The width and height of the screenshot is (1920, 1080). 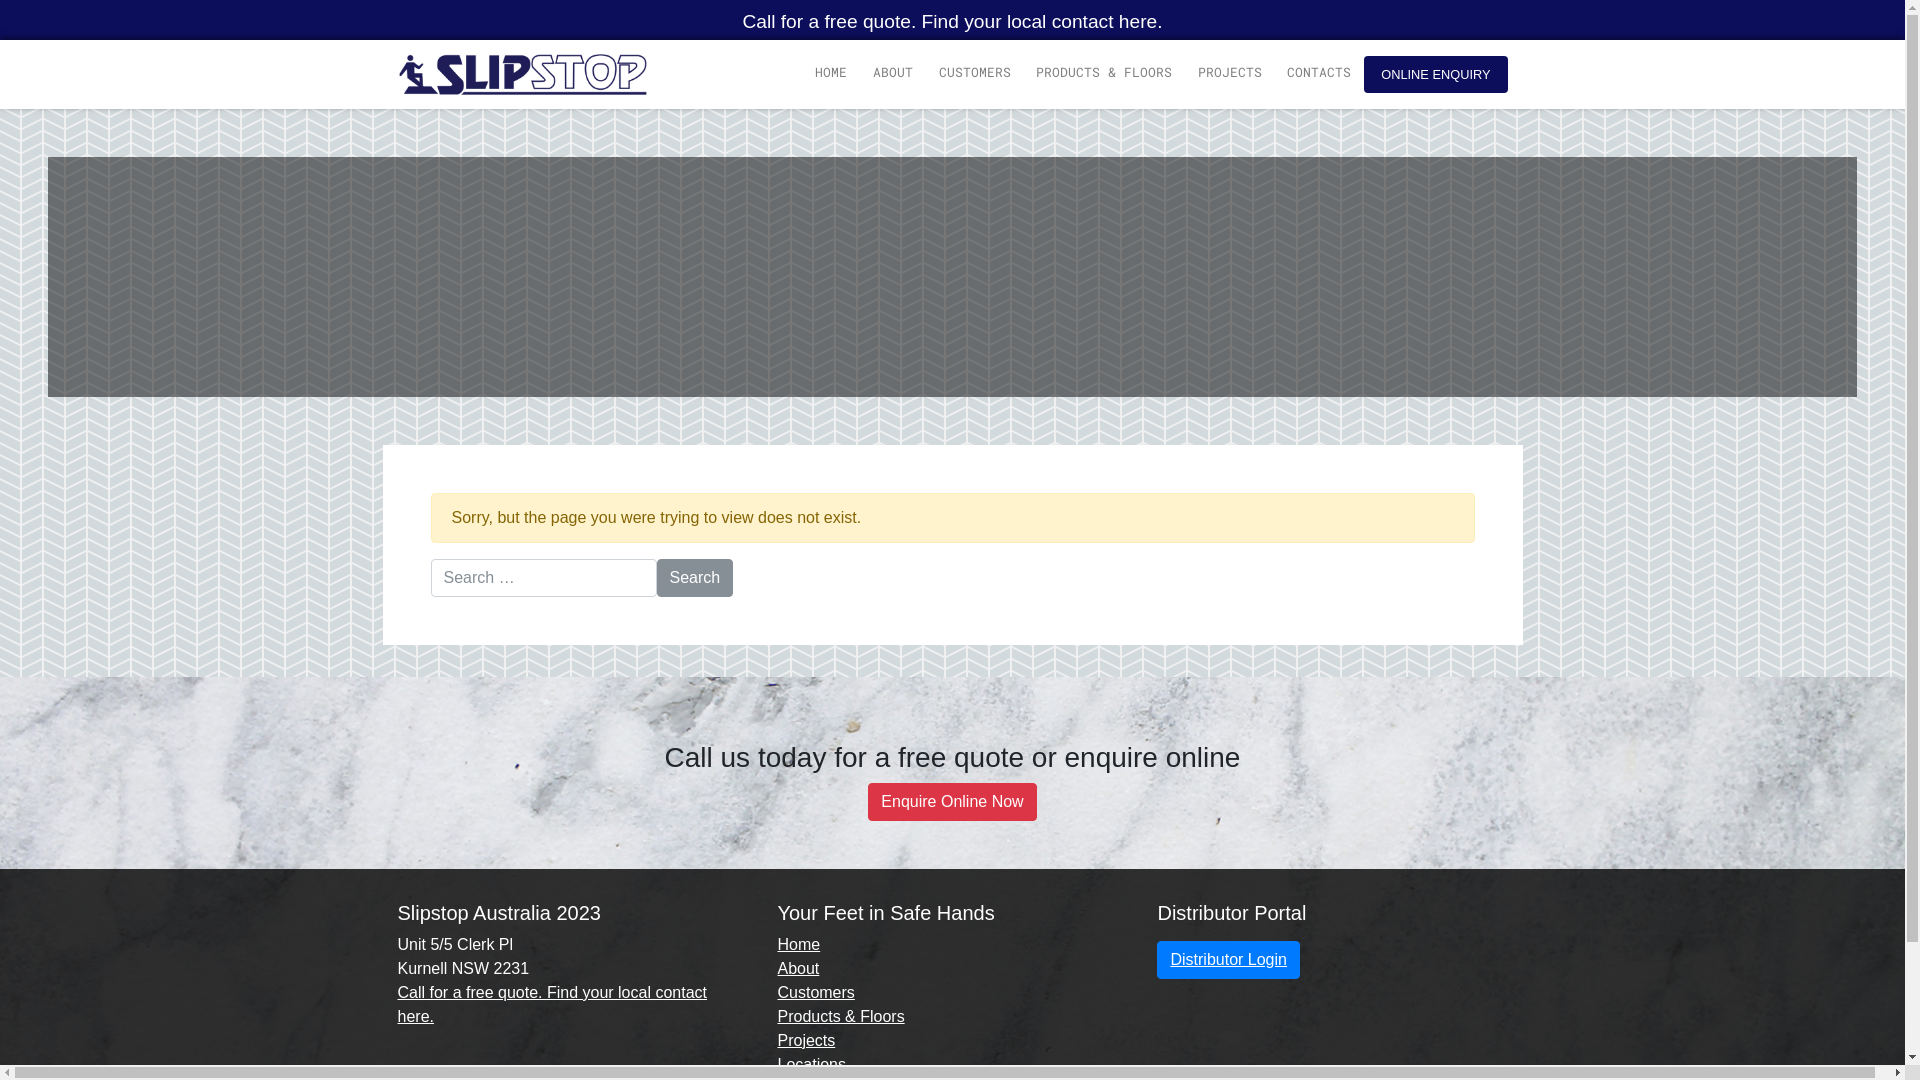 I want to click on 'About', so click(x=796, y=967).